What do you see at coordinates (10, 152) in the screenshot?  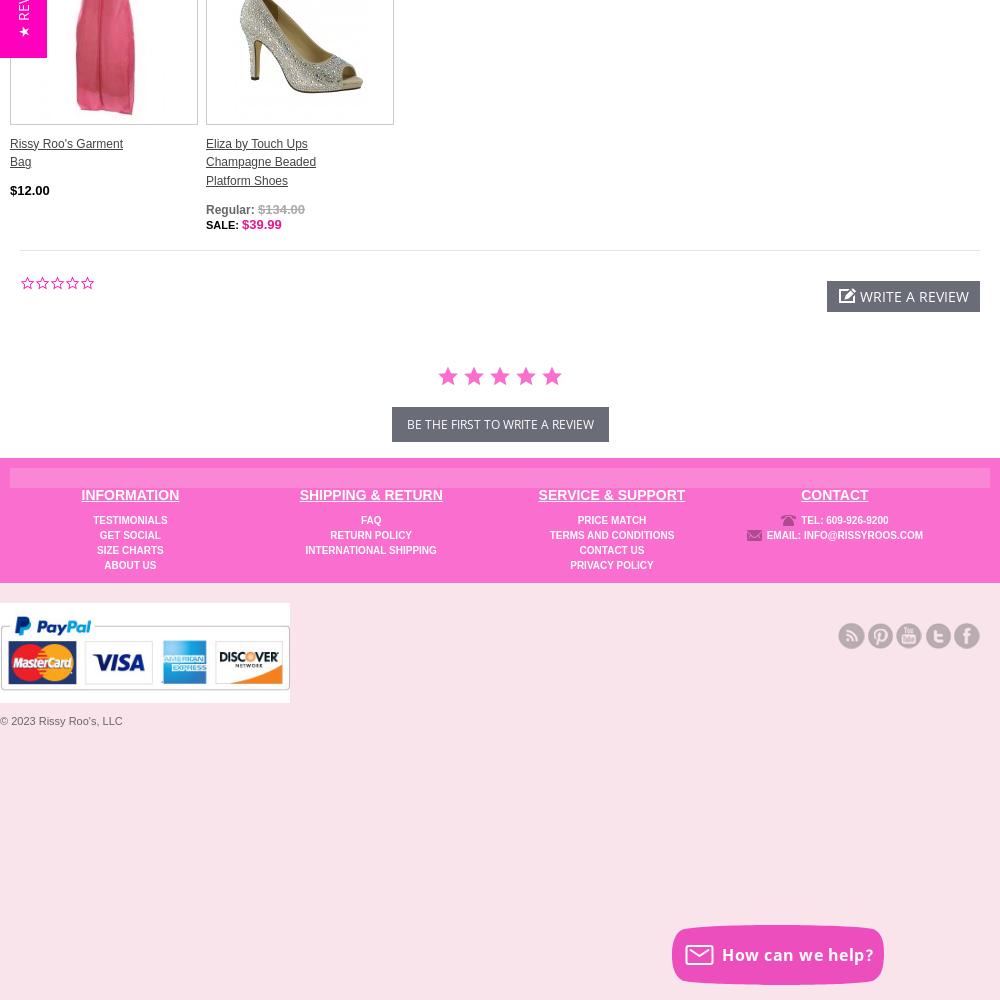 I see `'Rissy Roo's Garment Bag'` at bounding box center [10, 152].